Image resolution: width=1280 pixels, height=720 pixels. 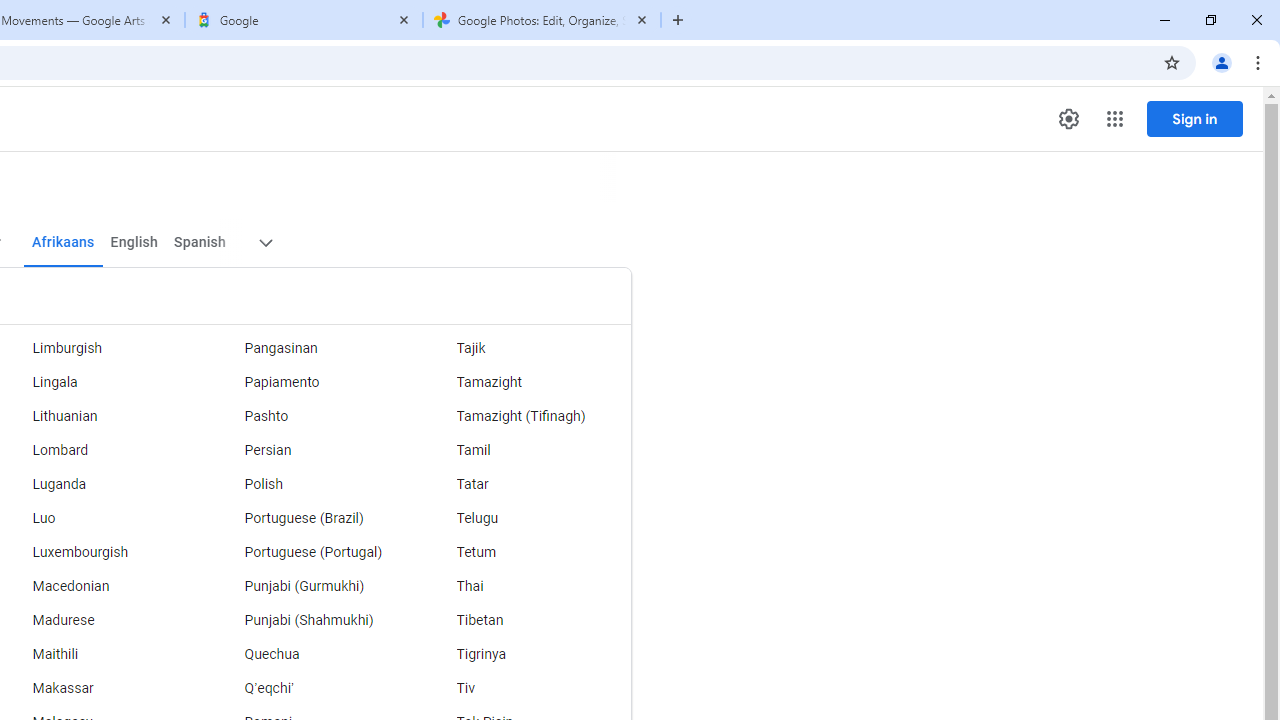 What do you see at coordinates (525, 383) in the screenshot?
I see `'Tamazight'` at bounding box center [525, 383].